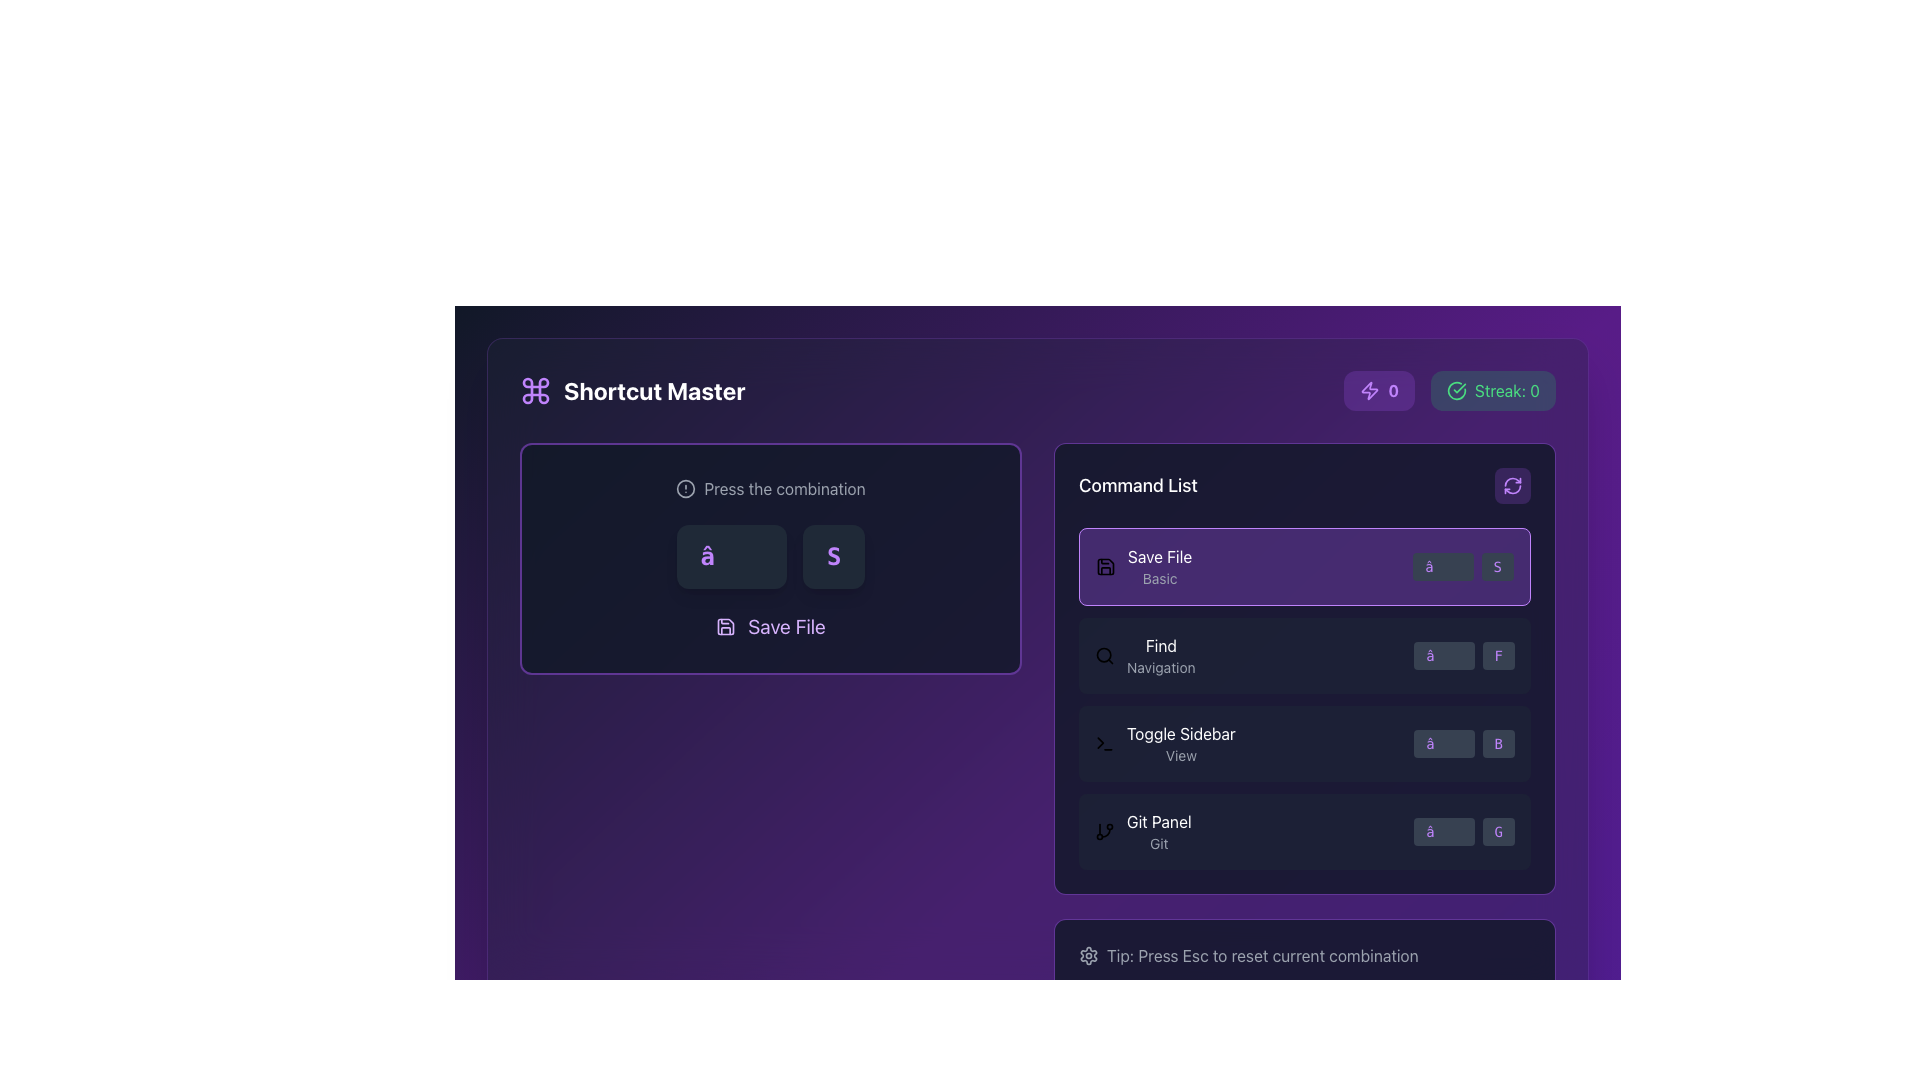 The image size is (1920, 1080). Describe the element at coordinates (1498, 655) in the screenshot. I see `the 'F' shortcut key display element, which is a rounded rectangle with a dark gray background and a purple 'F' character inside it, located in the 'Find' row of the Command List section` at that location.